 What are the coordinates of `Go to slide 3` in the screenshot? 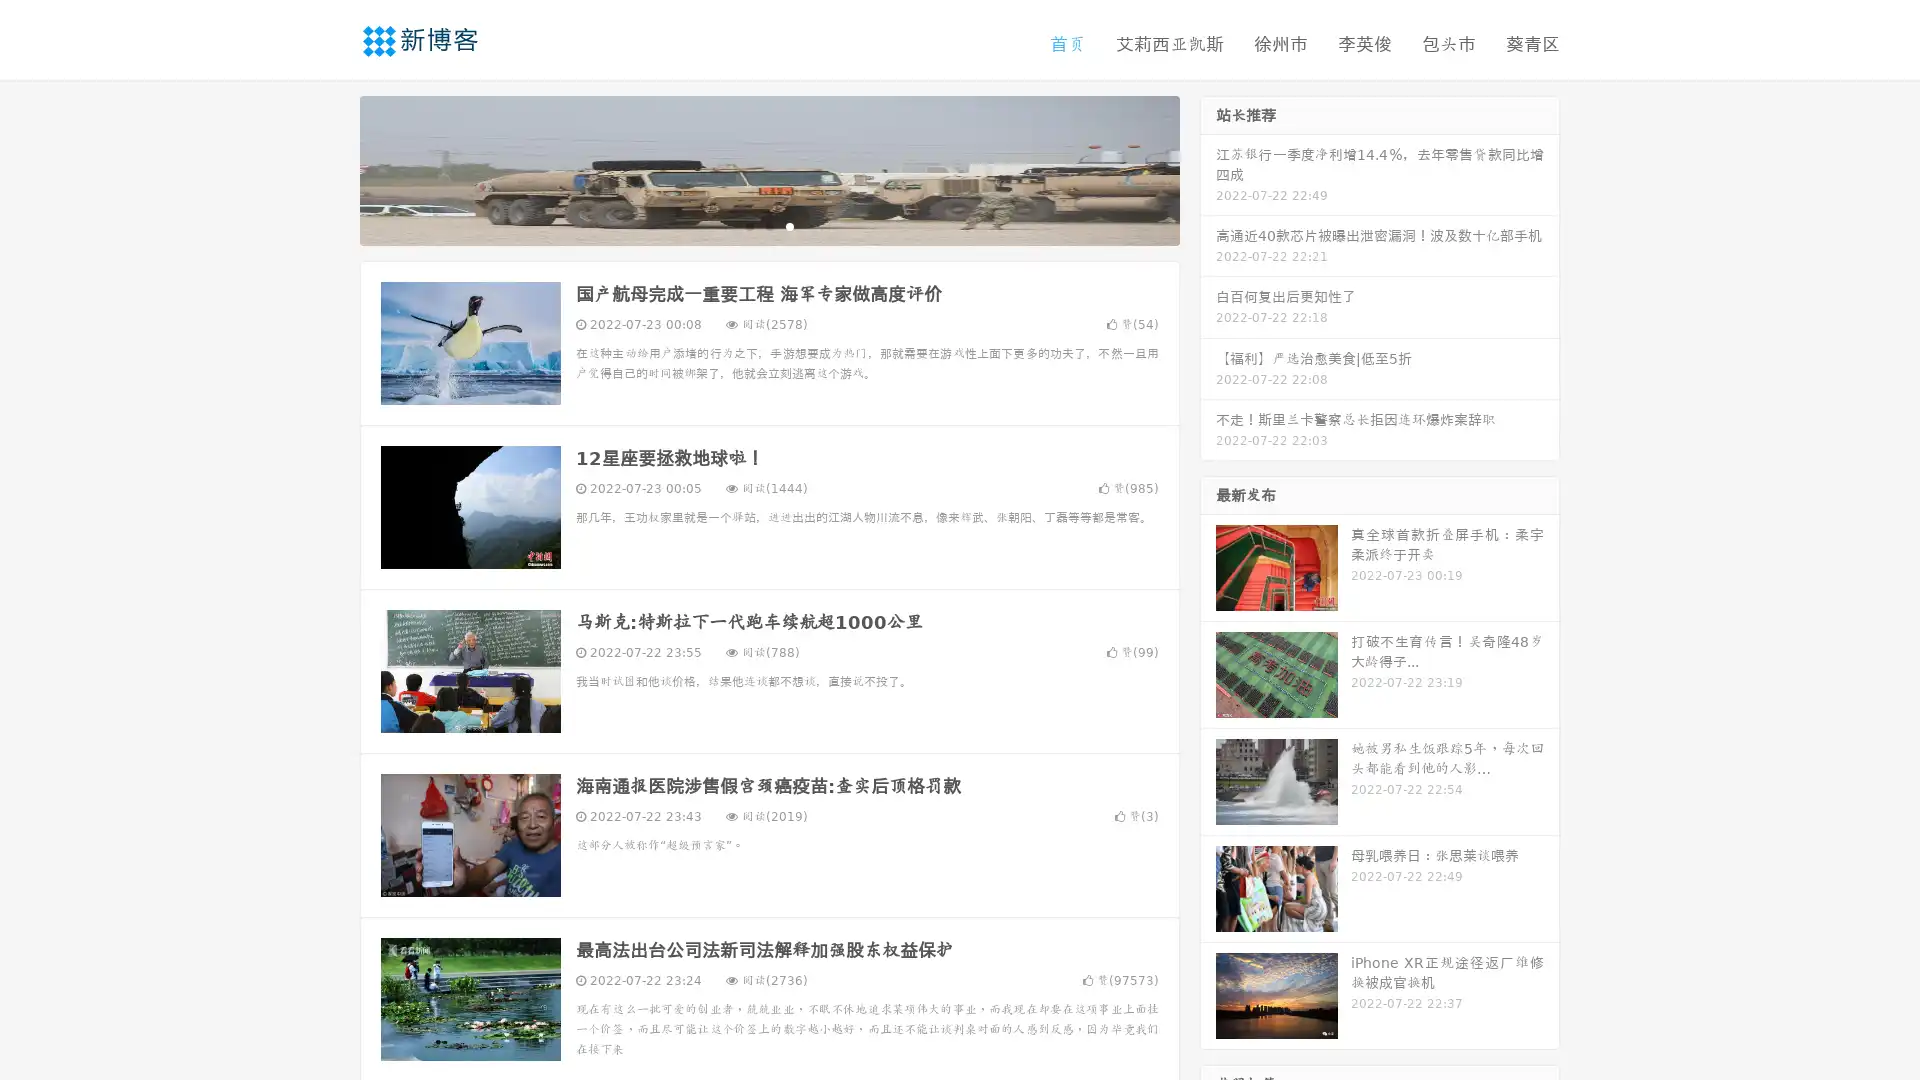 It's located at (789, 225).